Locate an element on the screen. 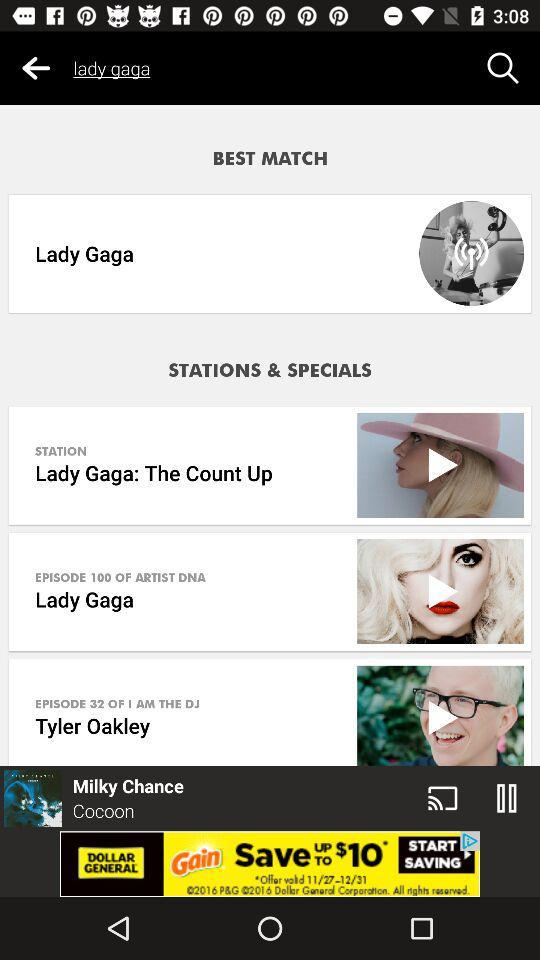  the search icon is located at coordinates (502, 68).